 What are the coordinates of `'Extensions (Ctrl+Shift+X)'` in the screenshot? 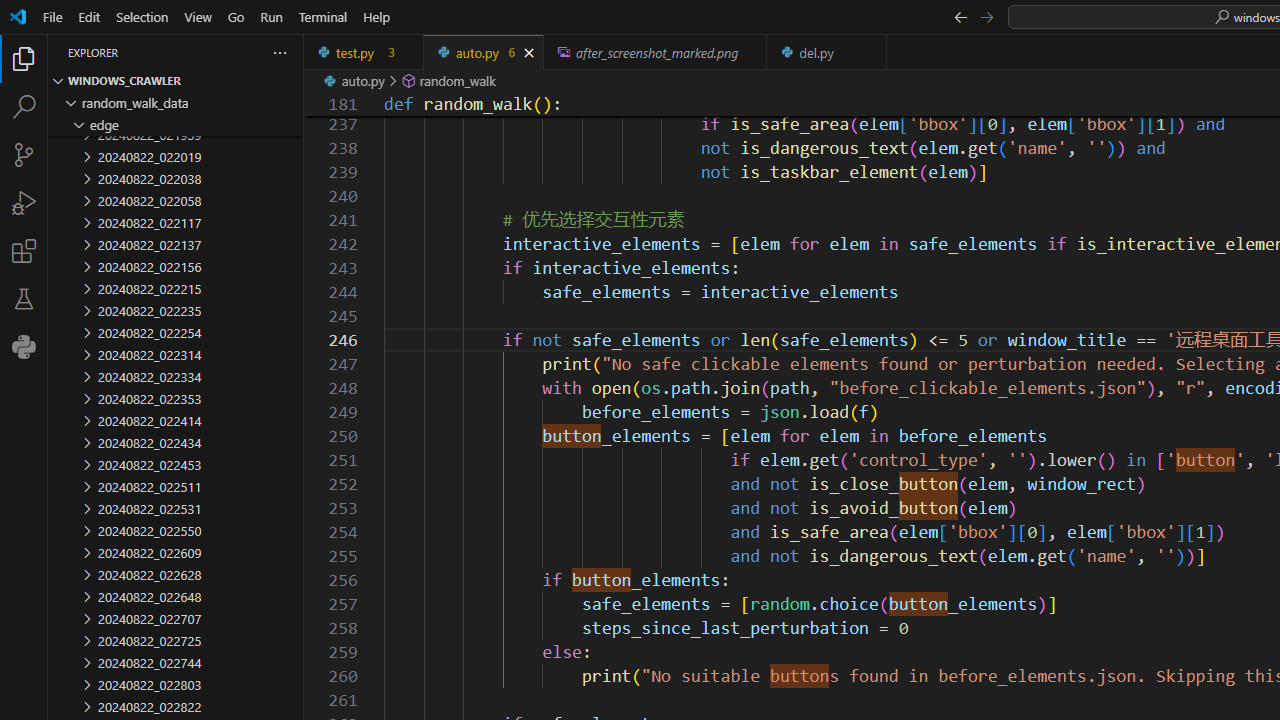 It's located at (24, 249).